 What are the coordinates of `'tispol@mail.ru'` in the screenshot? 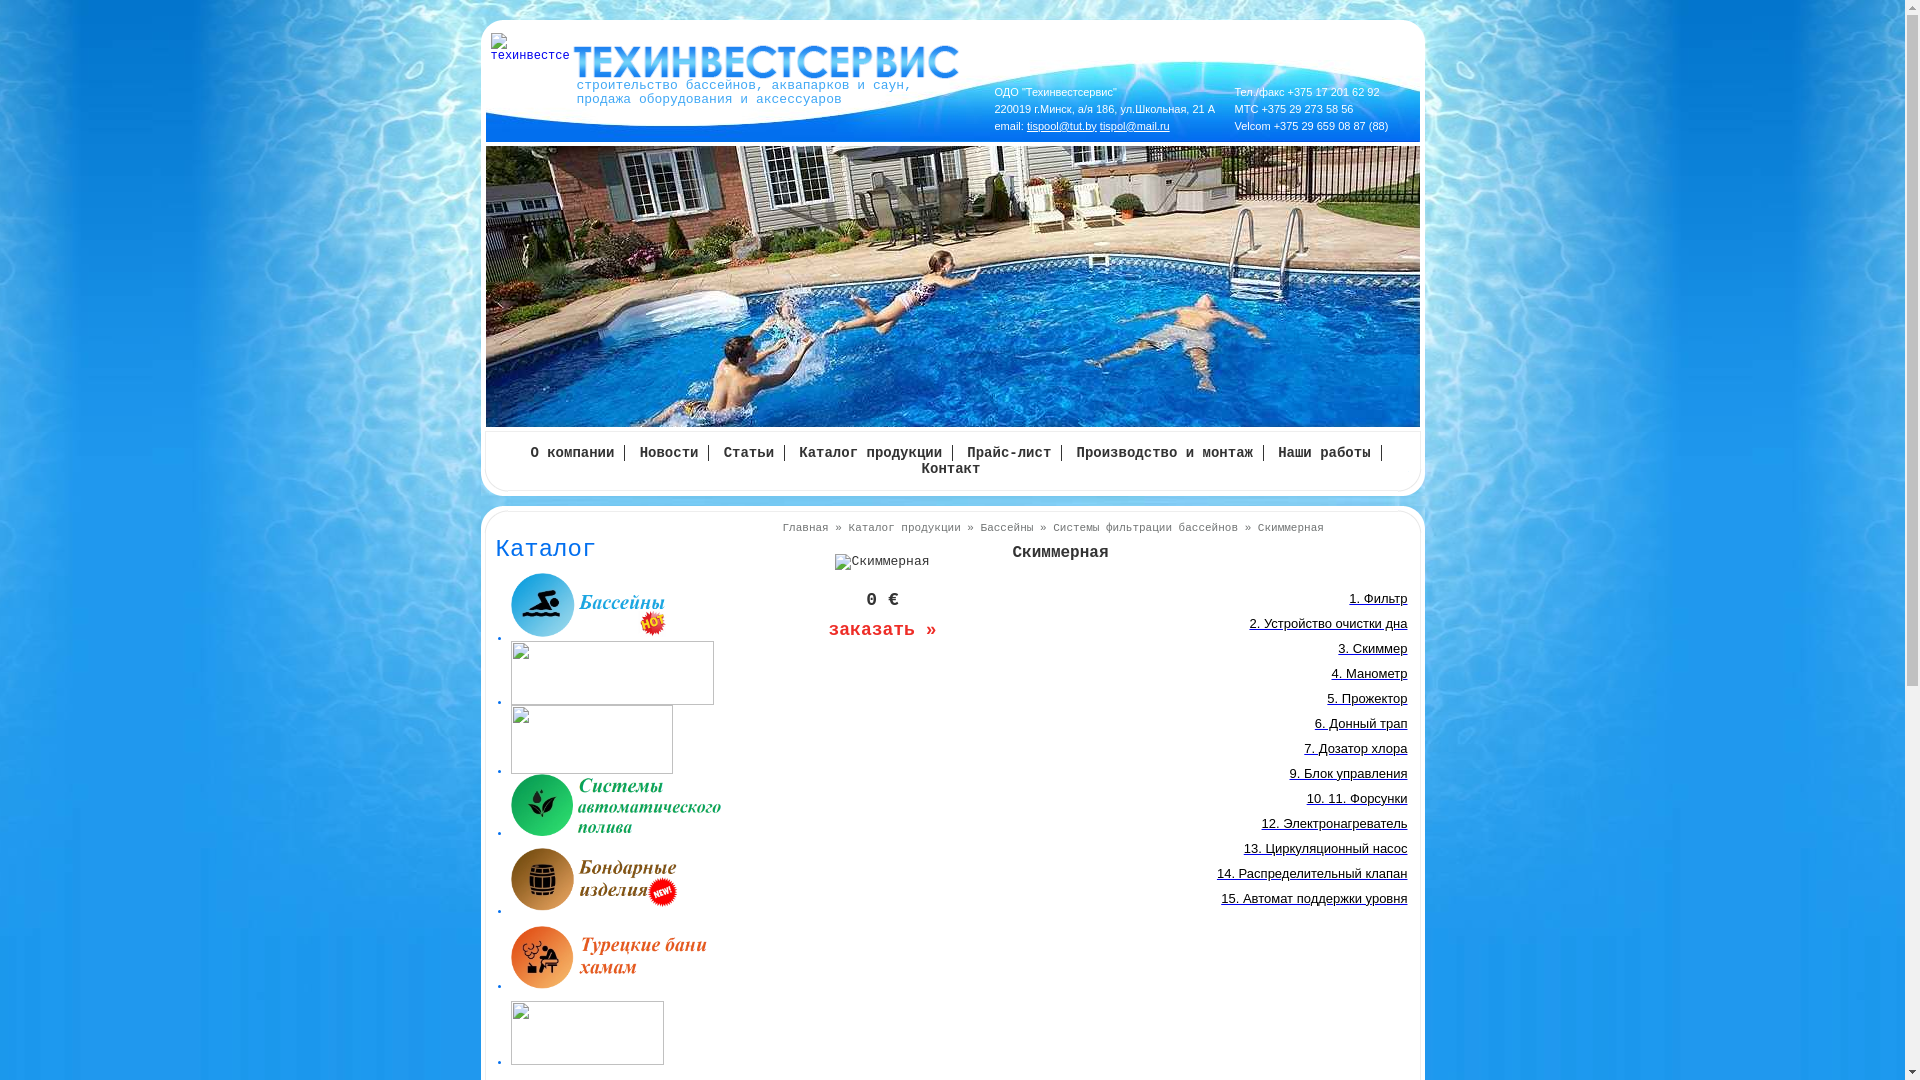 It's located at (1134, 126).